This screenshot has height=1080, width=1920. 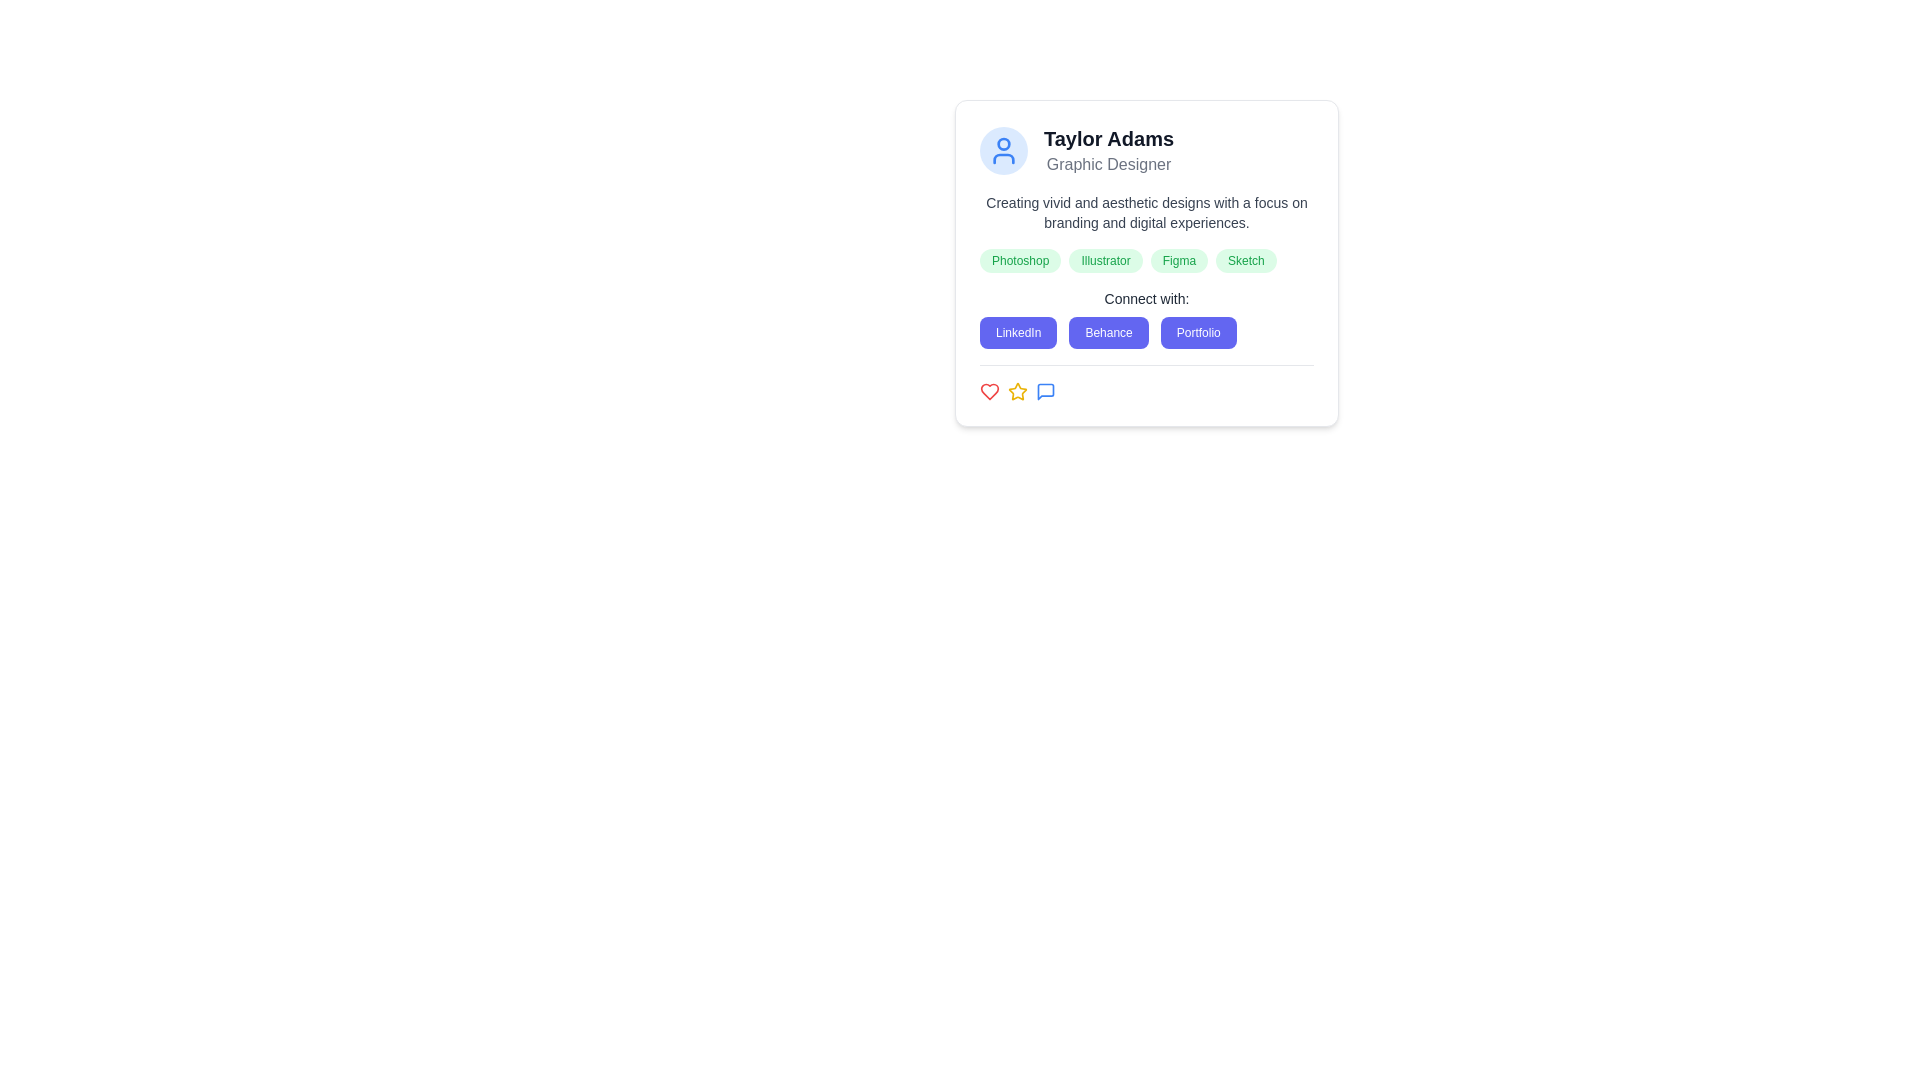 I want to click on the blue speech bubble icon located in the footer section of the user profile card, so click(x=1045, y=392).